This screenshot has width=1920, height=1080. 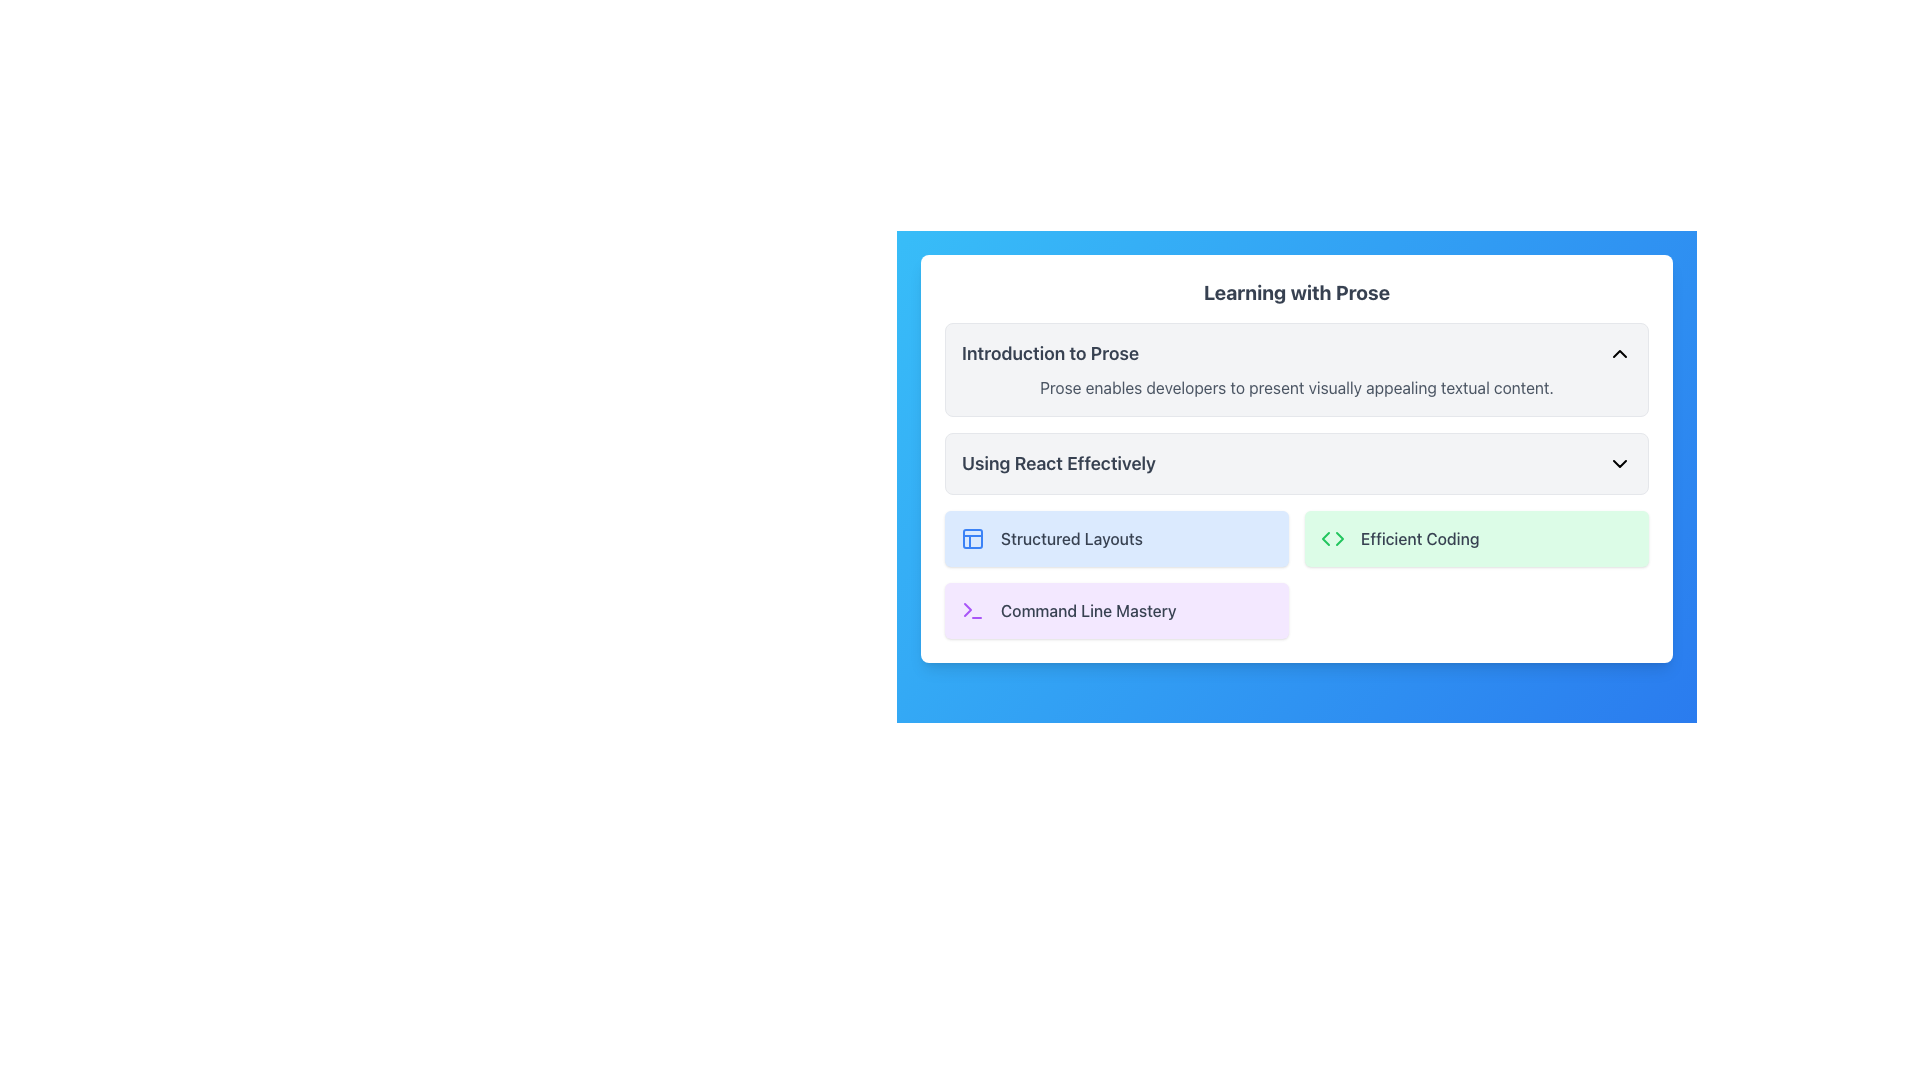 What do you see at coordinates (1325, 538) in the screenshot?
I see `the leftmost directional vector graphic icon within the 'Efficient Coding' section` at bounding box center [1325, 538].